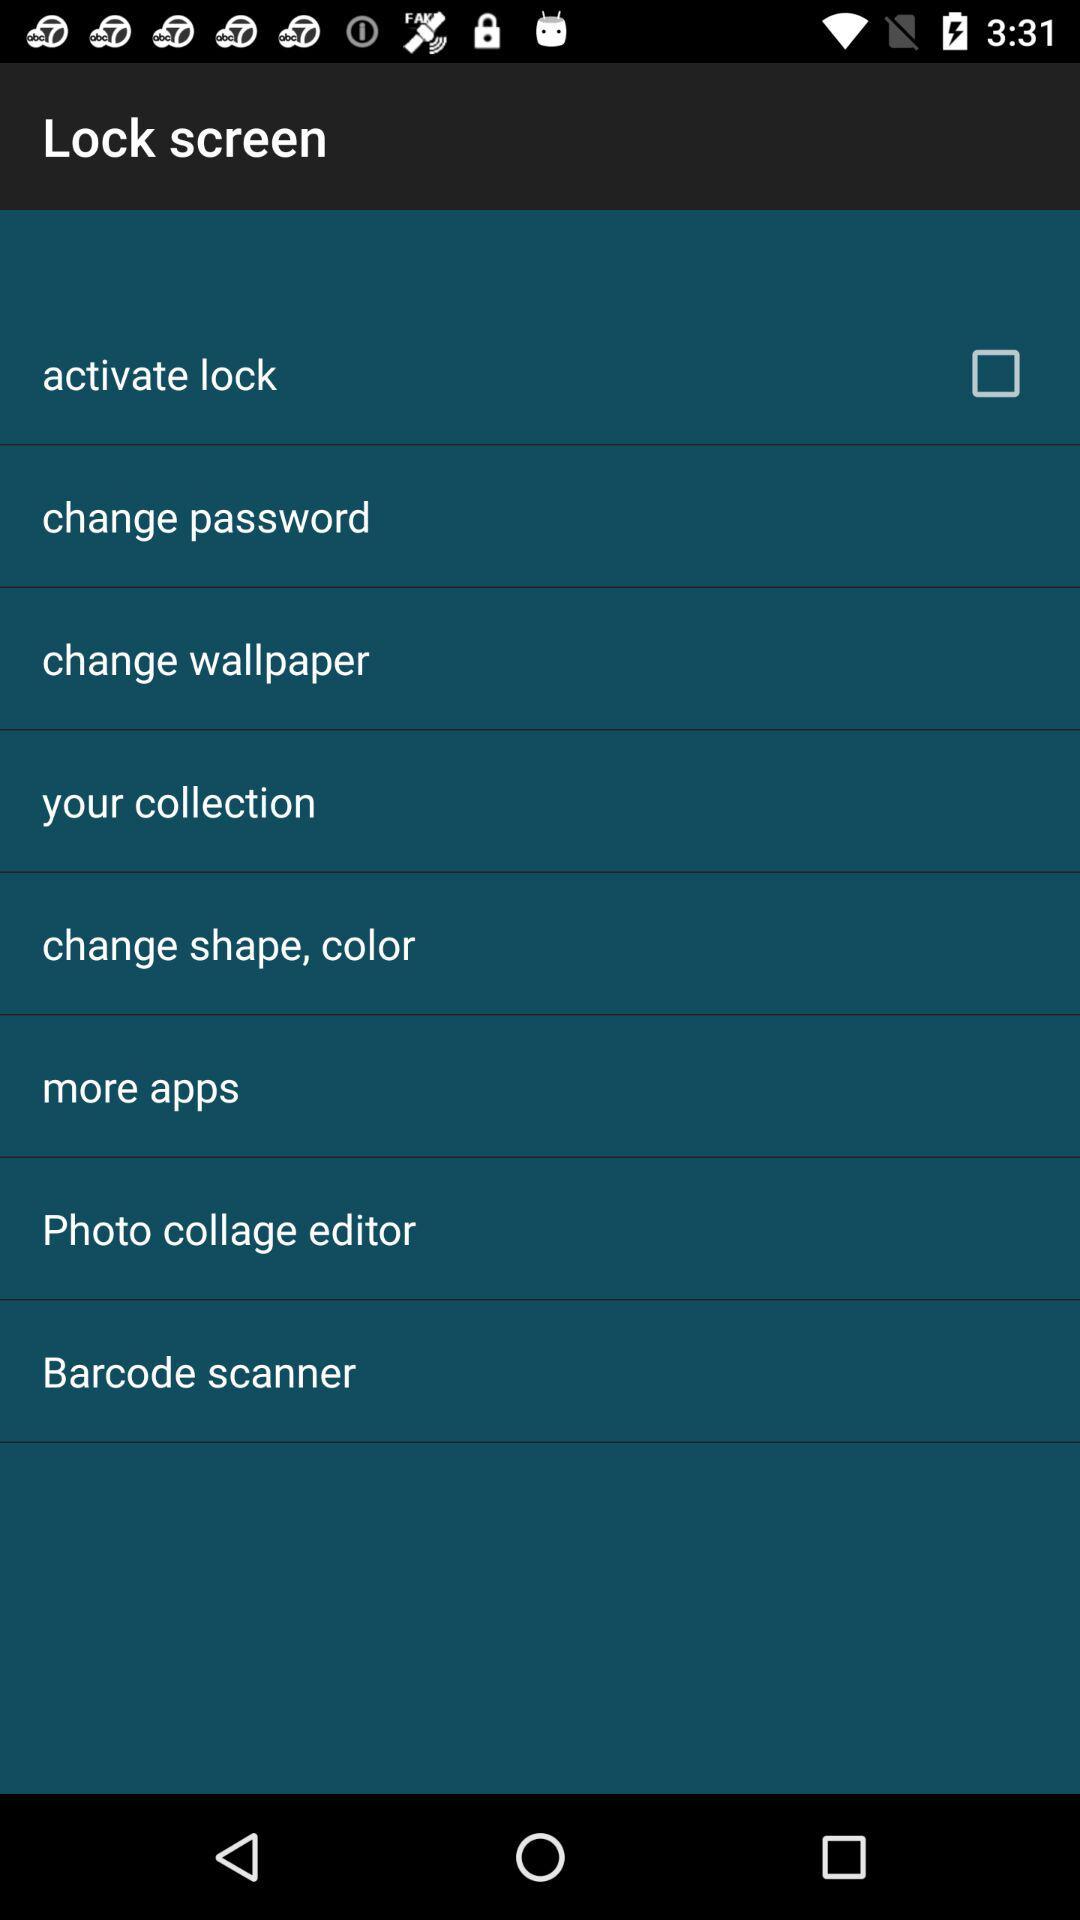 Image resolution: width=1080 pixels, height=1920 pixels. I want to click on item below lock screen app, so click(158, 373).